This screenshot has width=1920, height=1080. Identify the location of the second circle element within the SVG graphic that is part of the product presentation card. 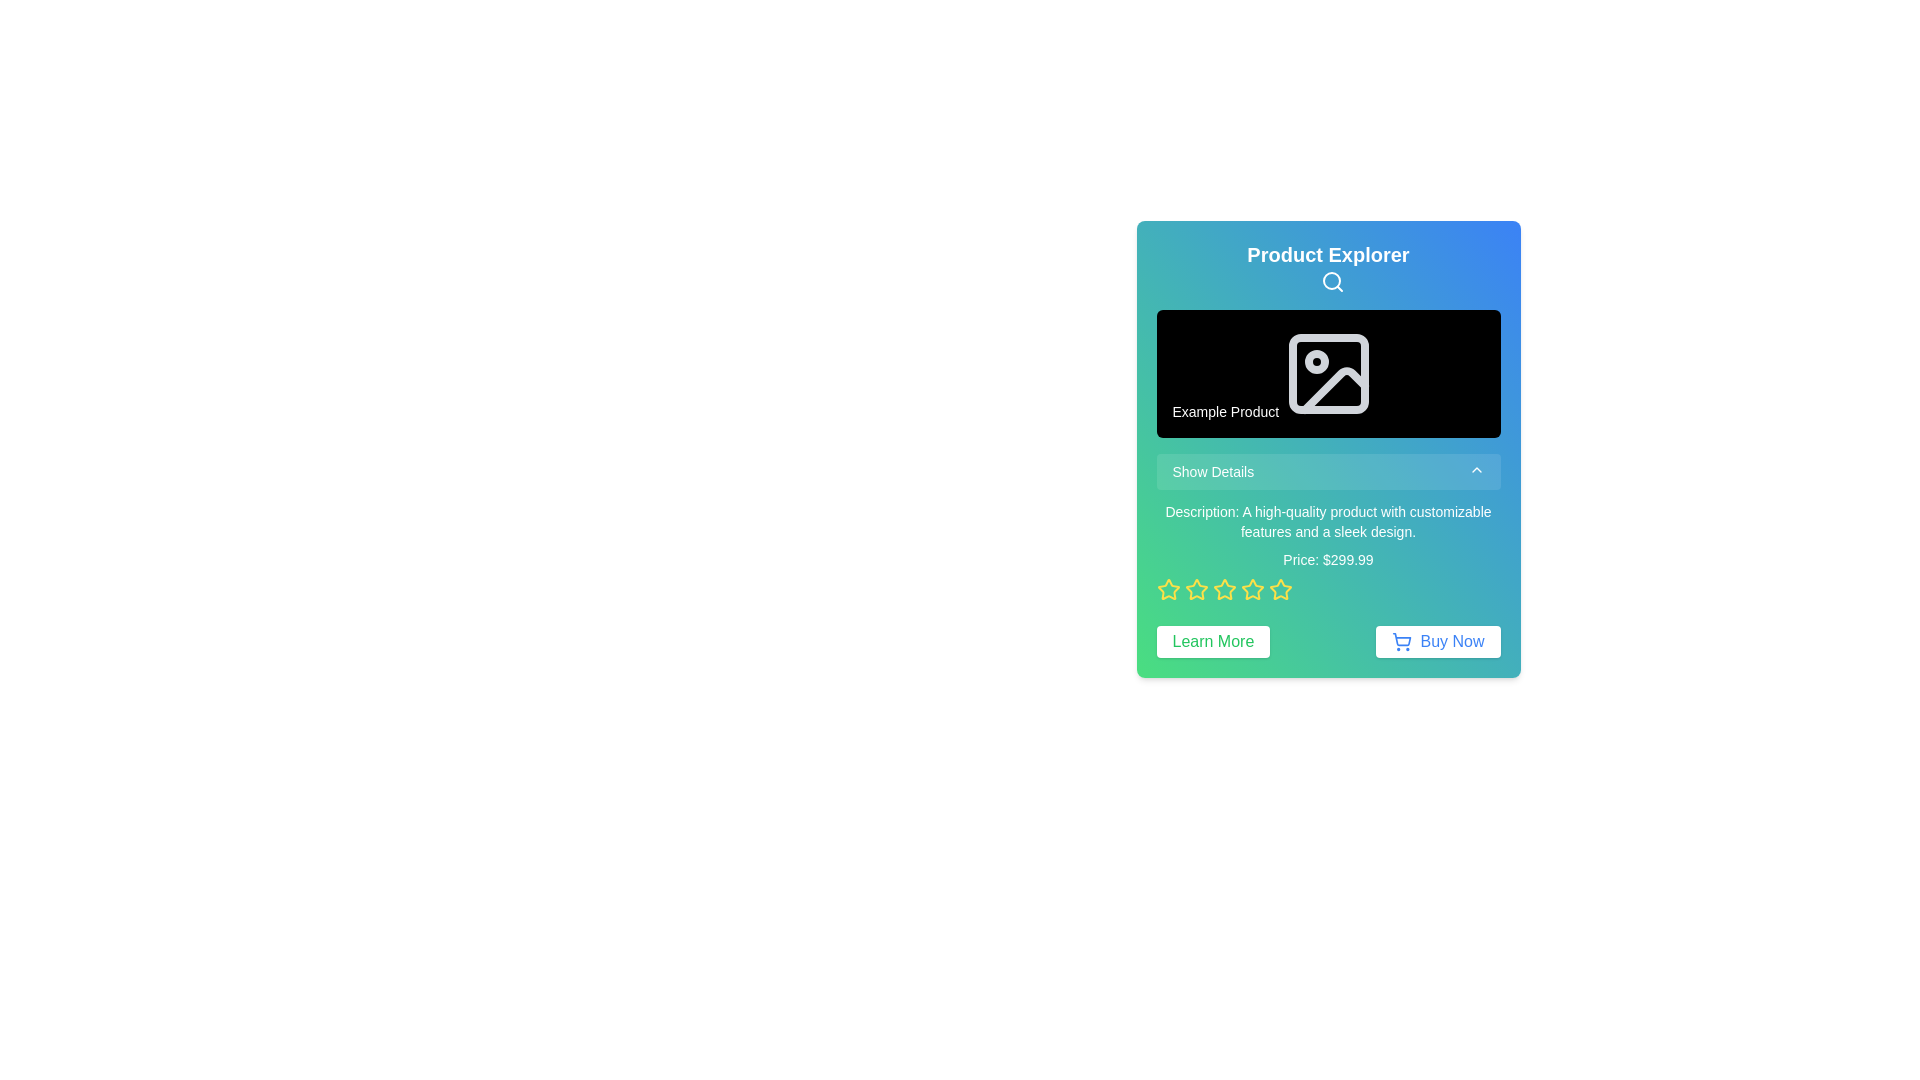
(1316, 361).